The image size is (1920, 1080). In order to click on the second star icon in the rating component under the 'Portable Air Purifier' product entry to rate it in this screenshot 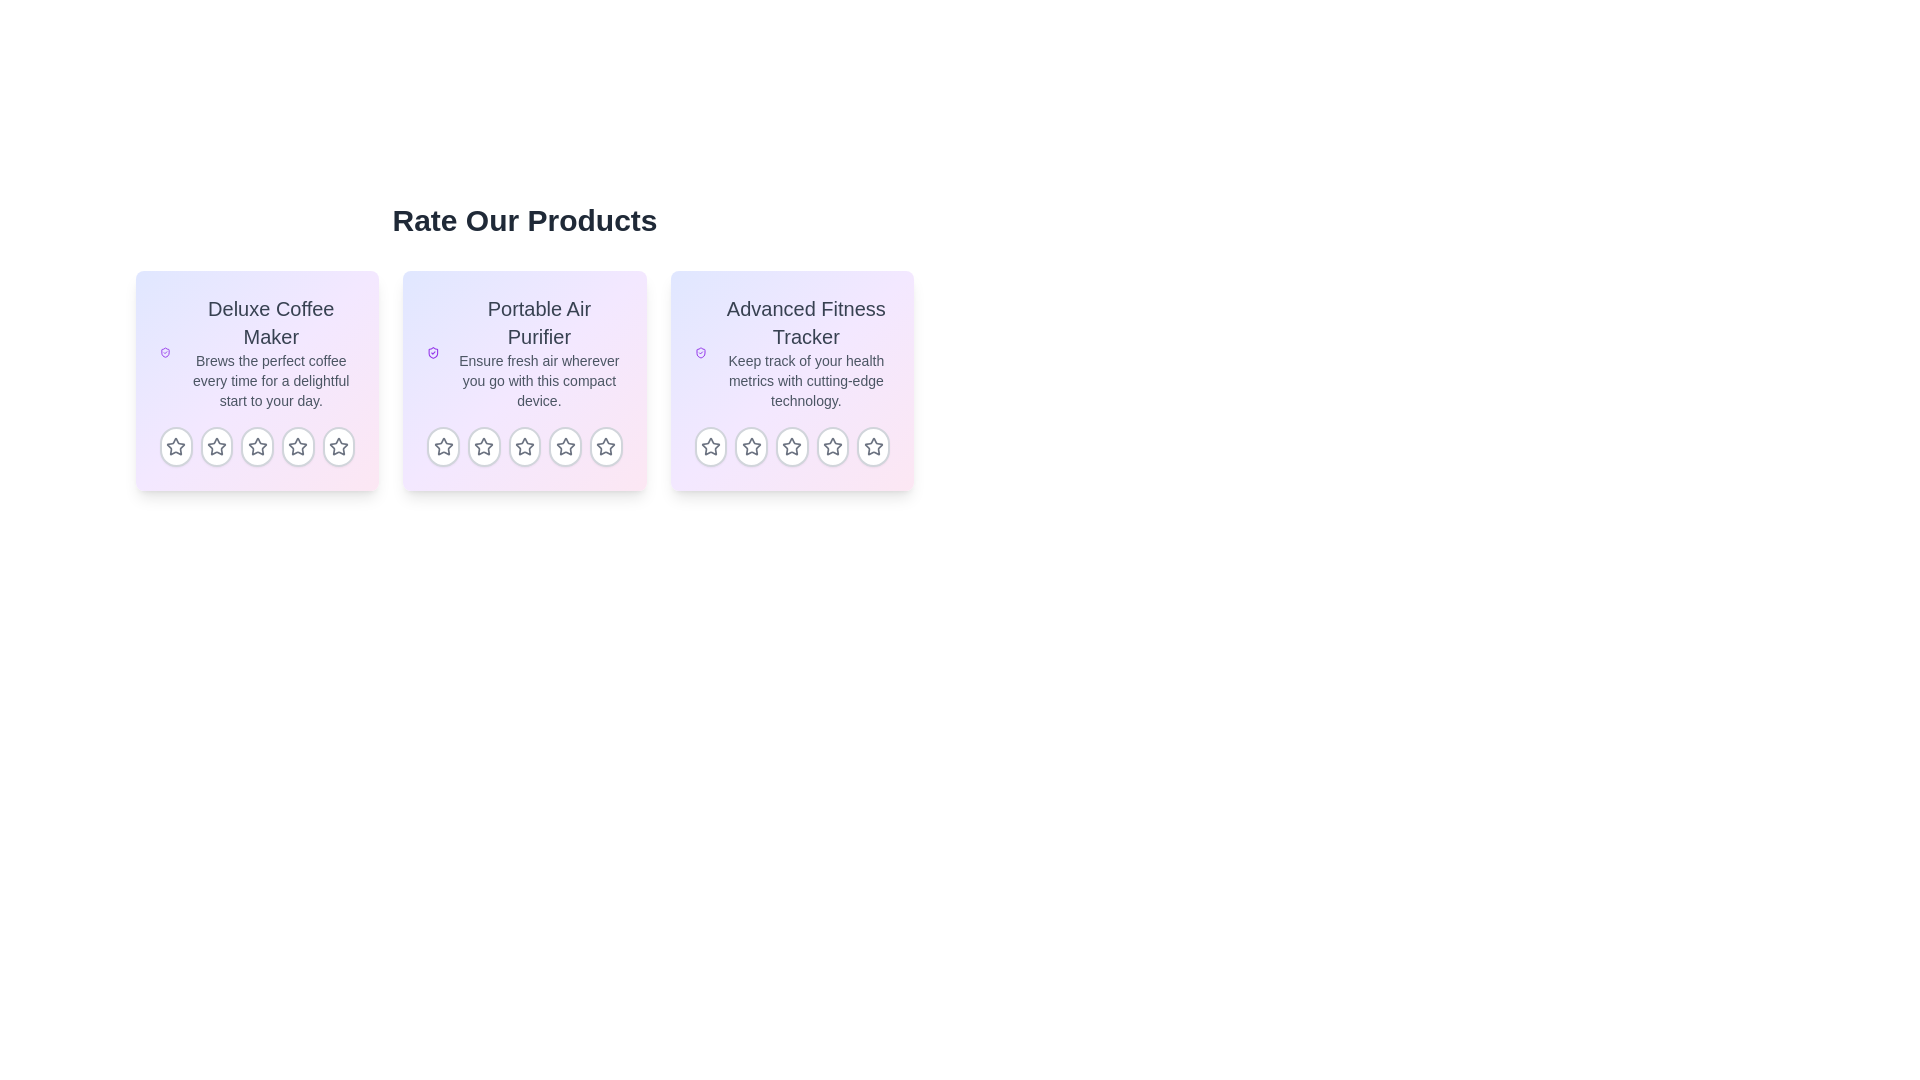, I will do `click(524, 446)`.